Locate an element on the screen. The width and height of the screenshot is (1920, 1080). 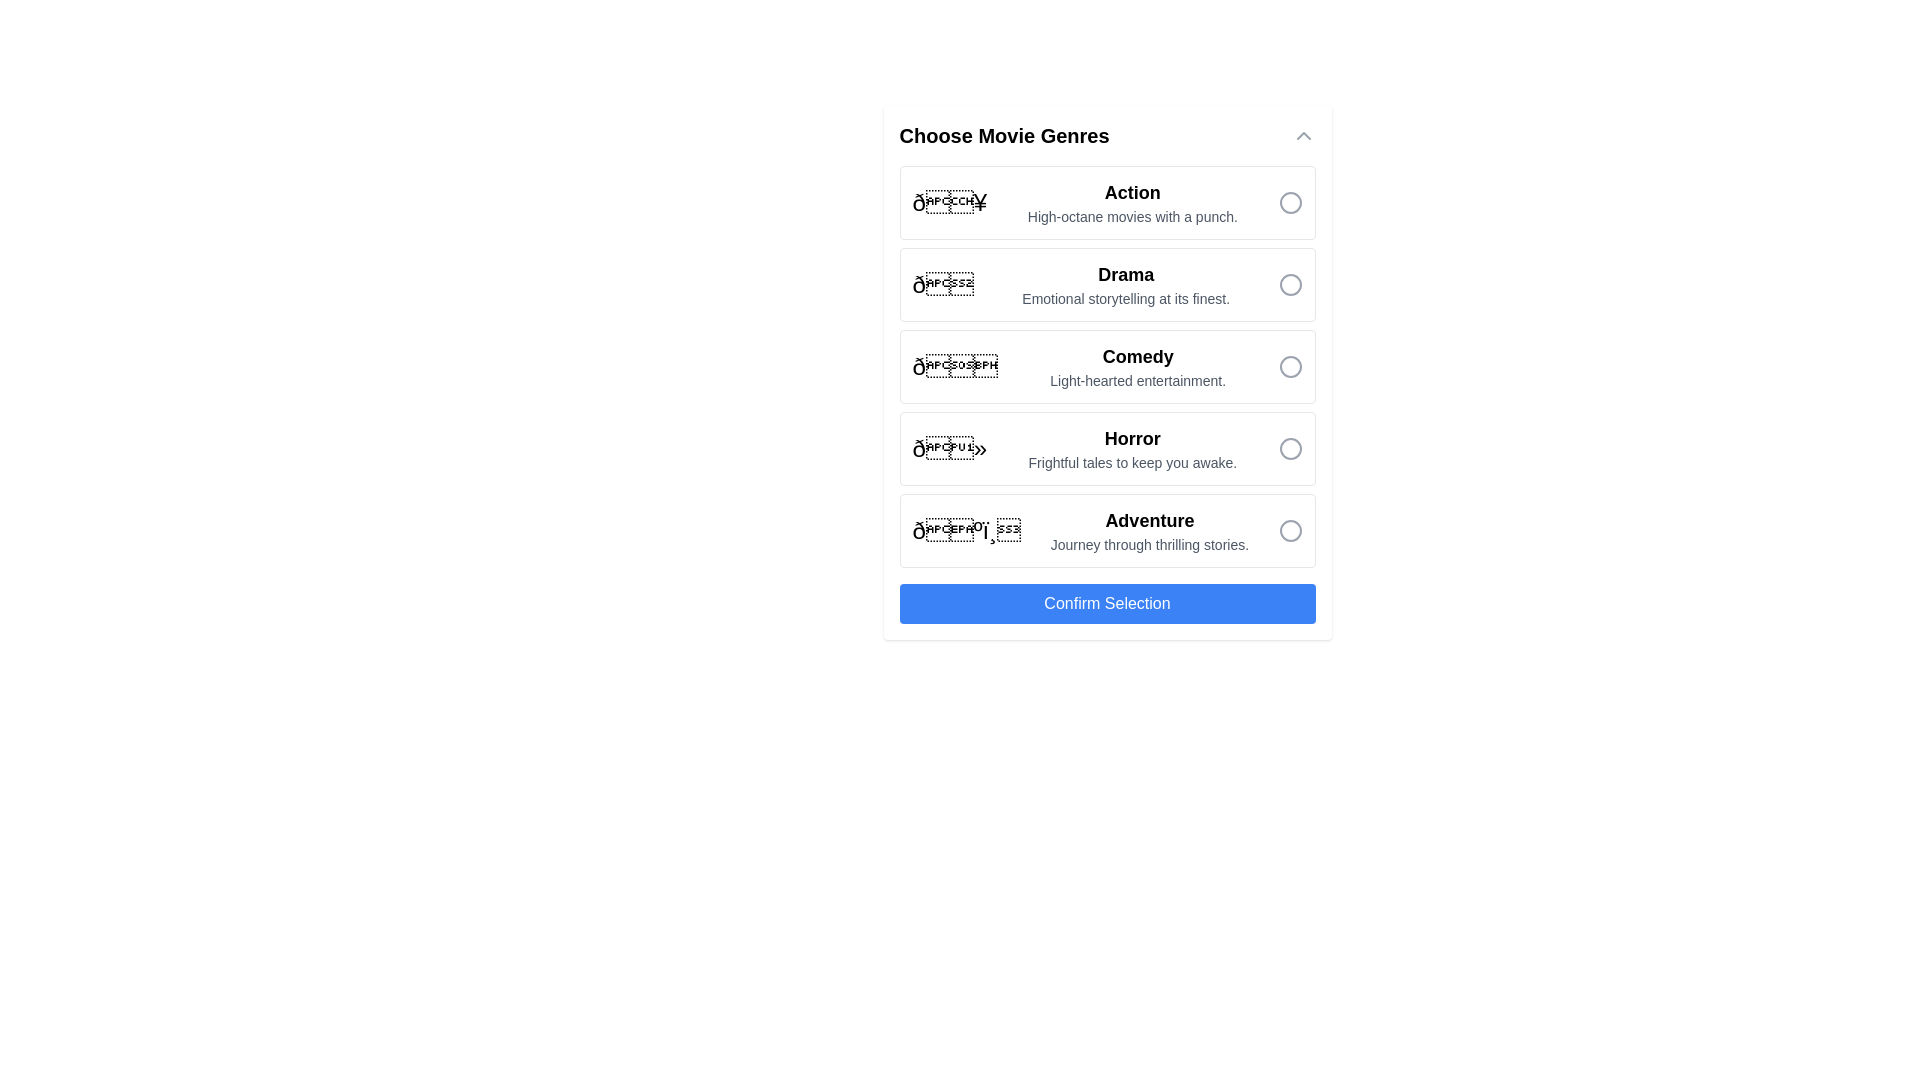
the 'Drama' genre selection option located below 'Action' and above 'Comedy' in the movie genre selection interface is located at coordinates (1106, 285).